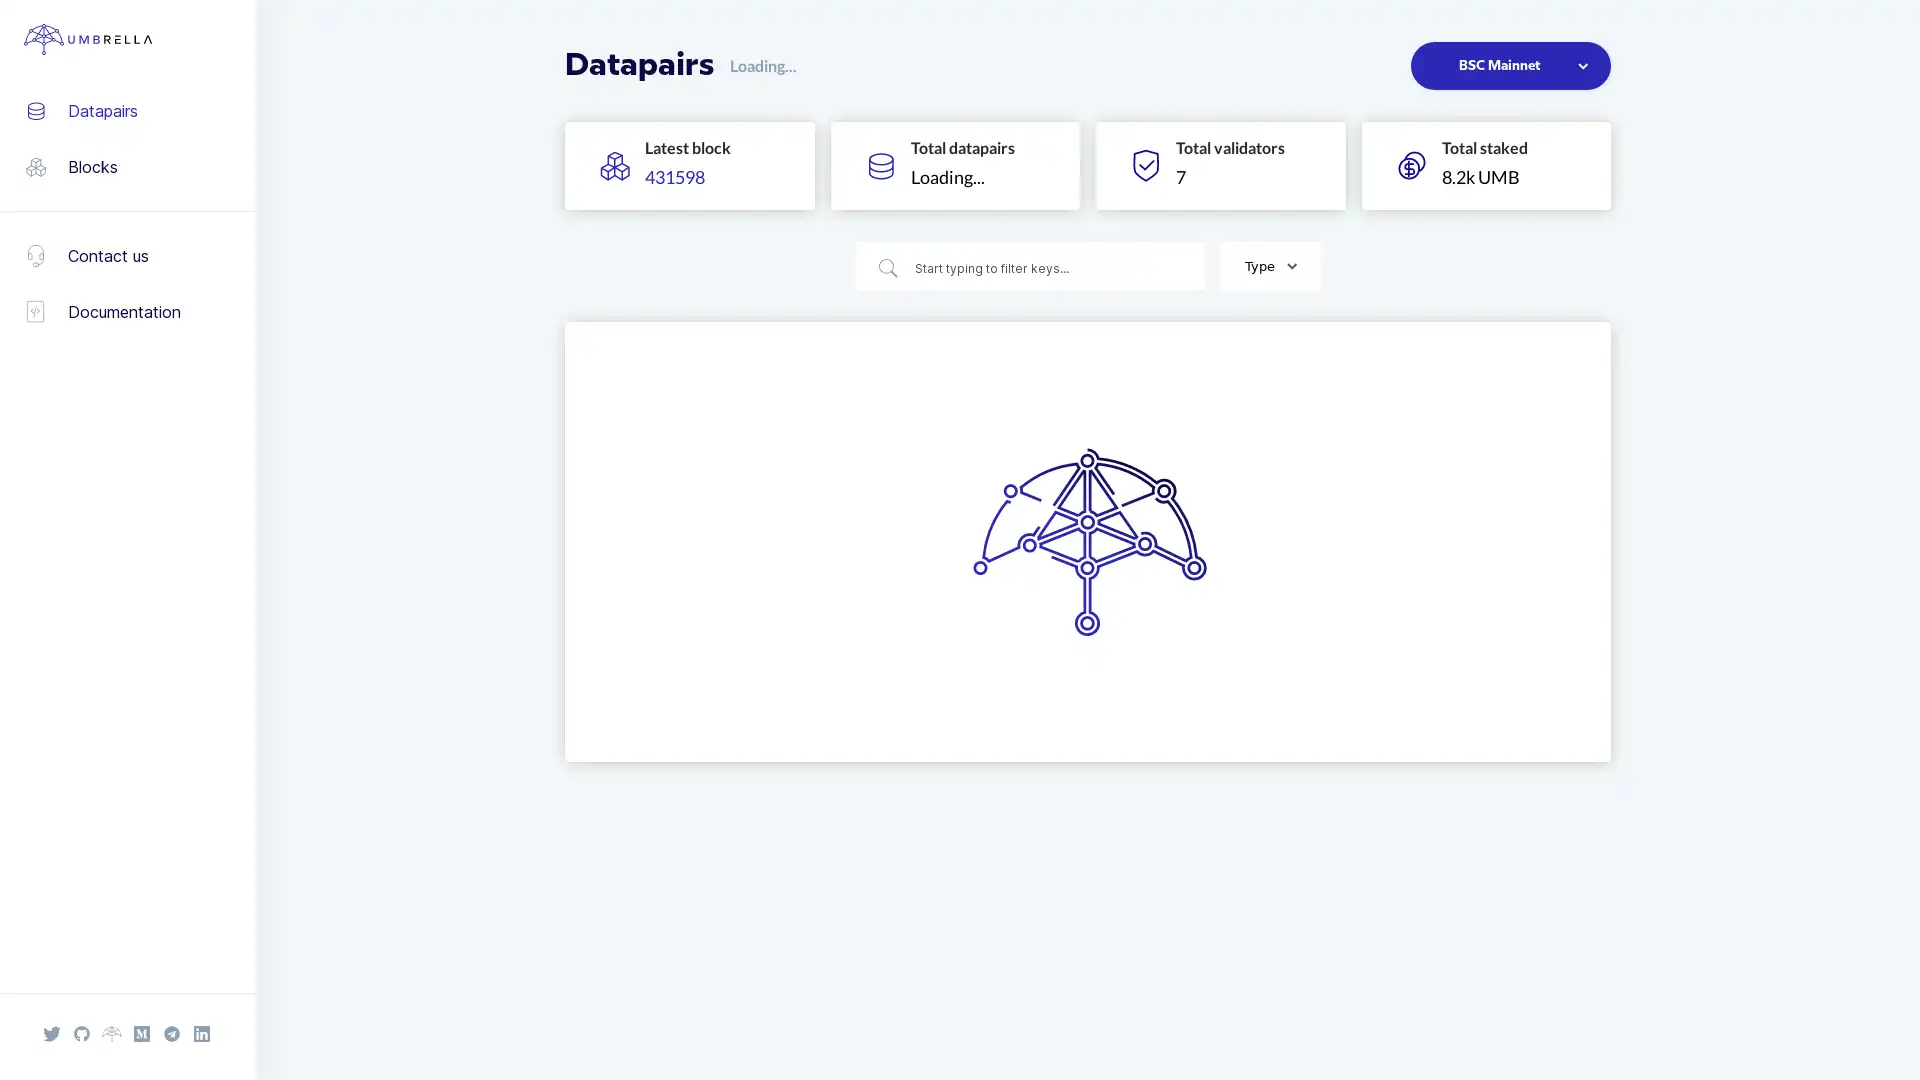 Image resolution: width=1920 pixels, height=1080 pixels. What do you see at coordinates (603, 721) in the screenshot?
I see `Previous page` at bounding box center [603, 721].